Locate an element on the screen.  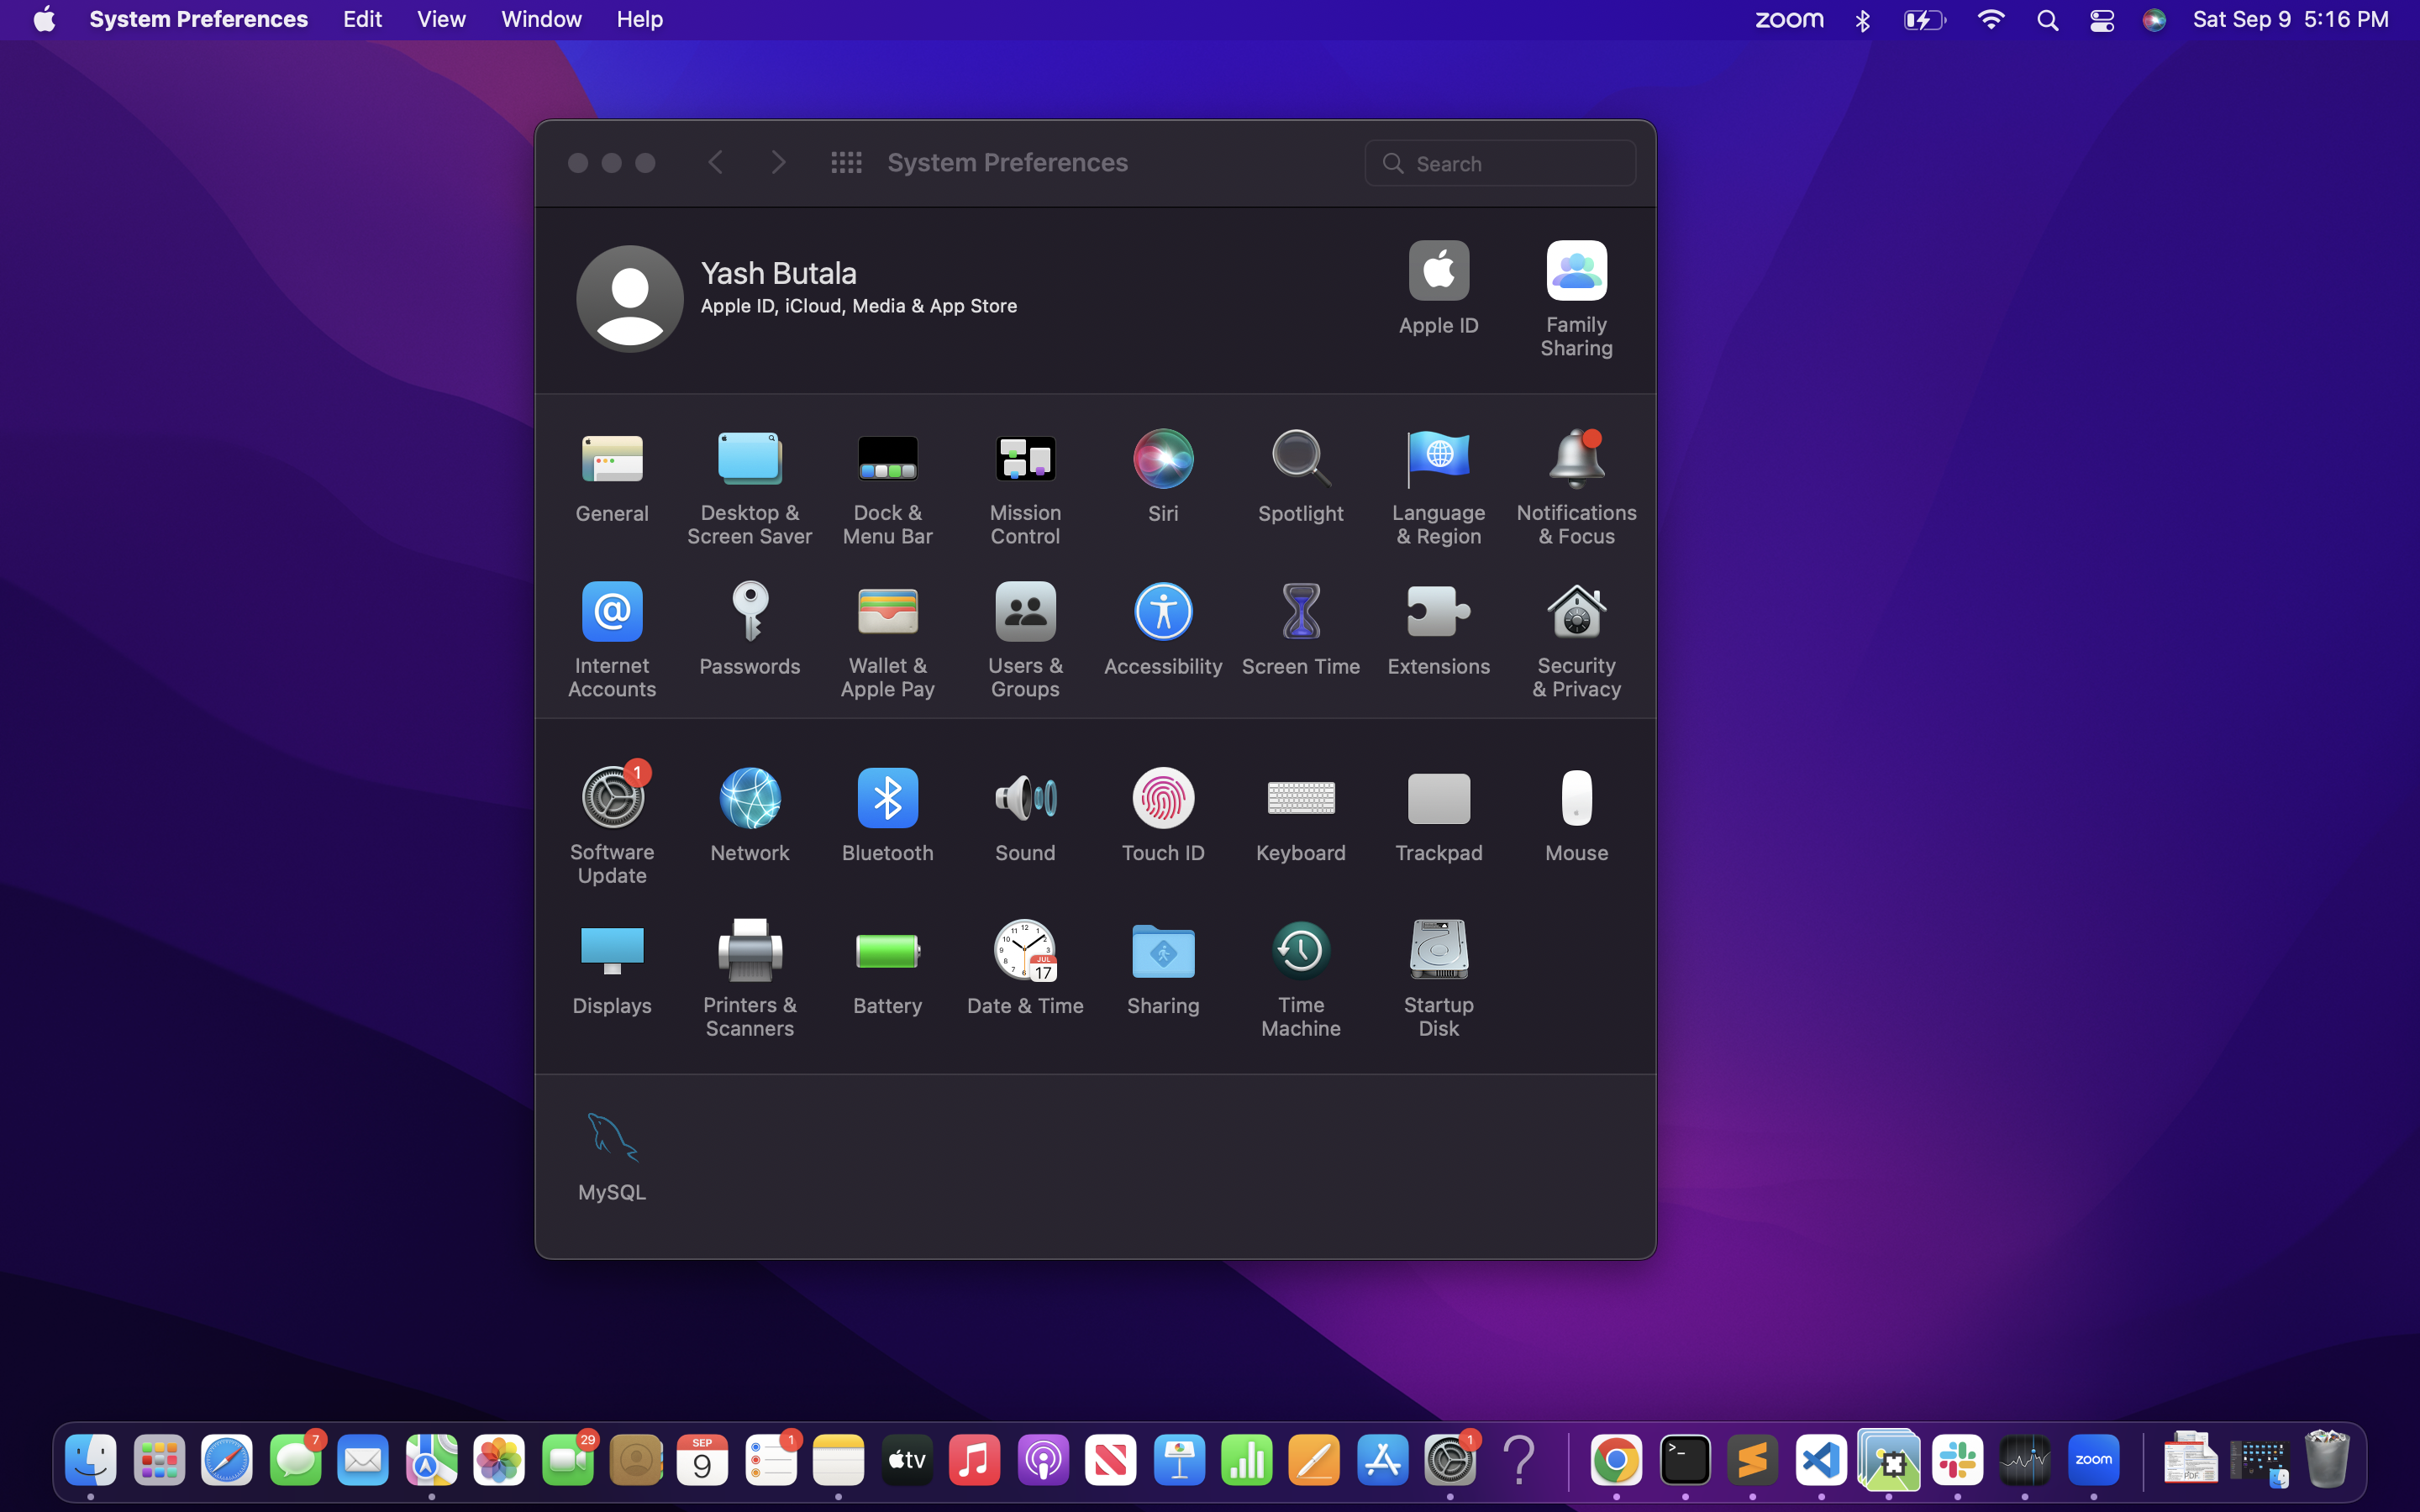
Go the next page of system preferences window is located at coordinates (778, 162).